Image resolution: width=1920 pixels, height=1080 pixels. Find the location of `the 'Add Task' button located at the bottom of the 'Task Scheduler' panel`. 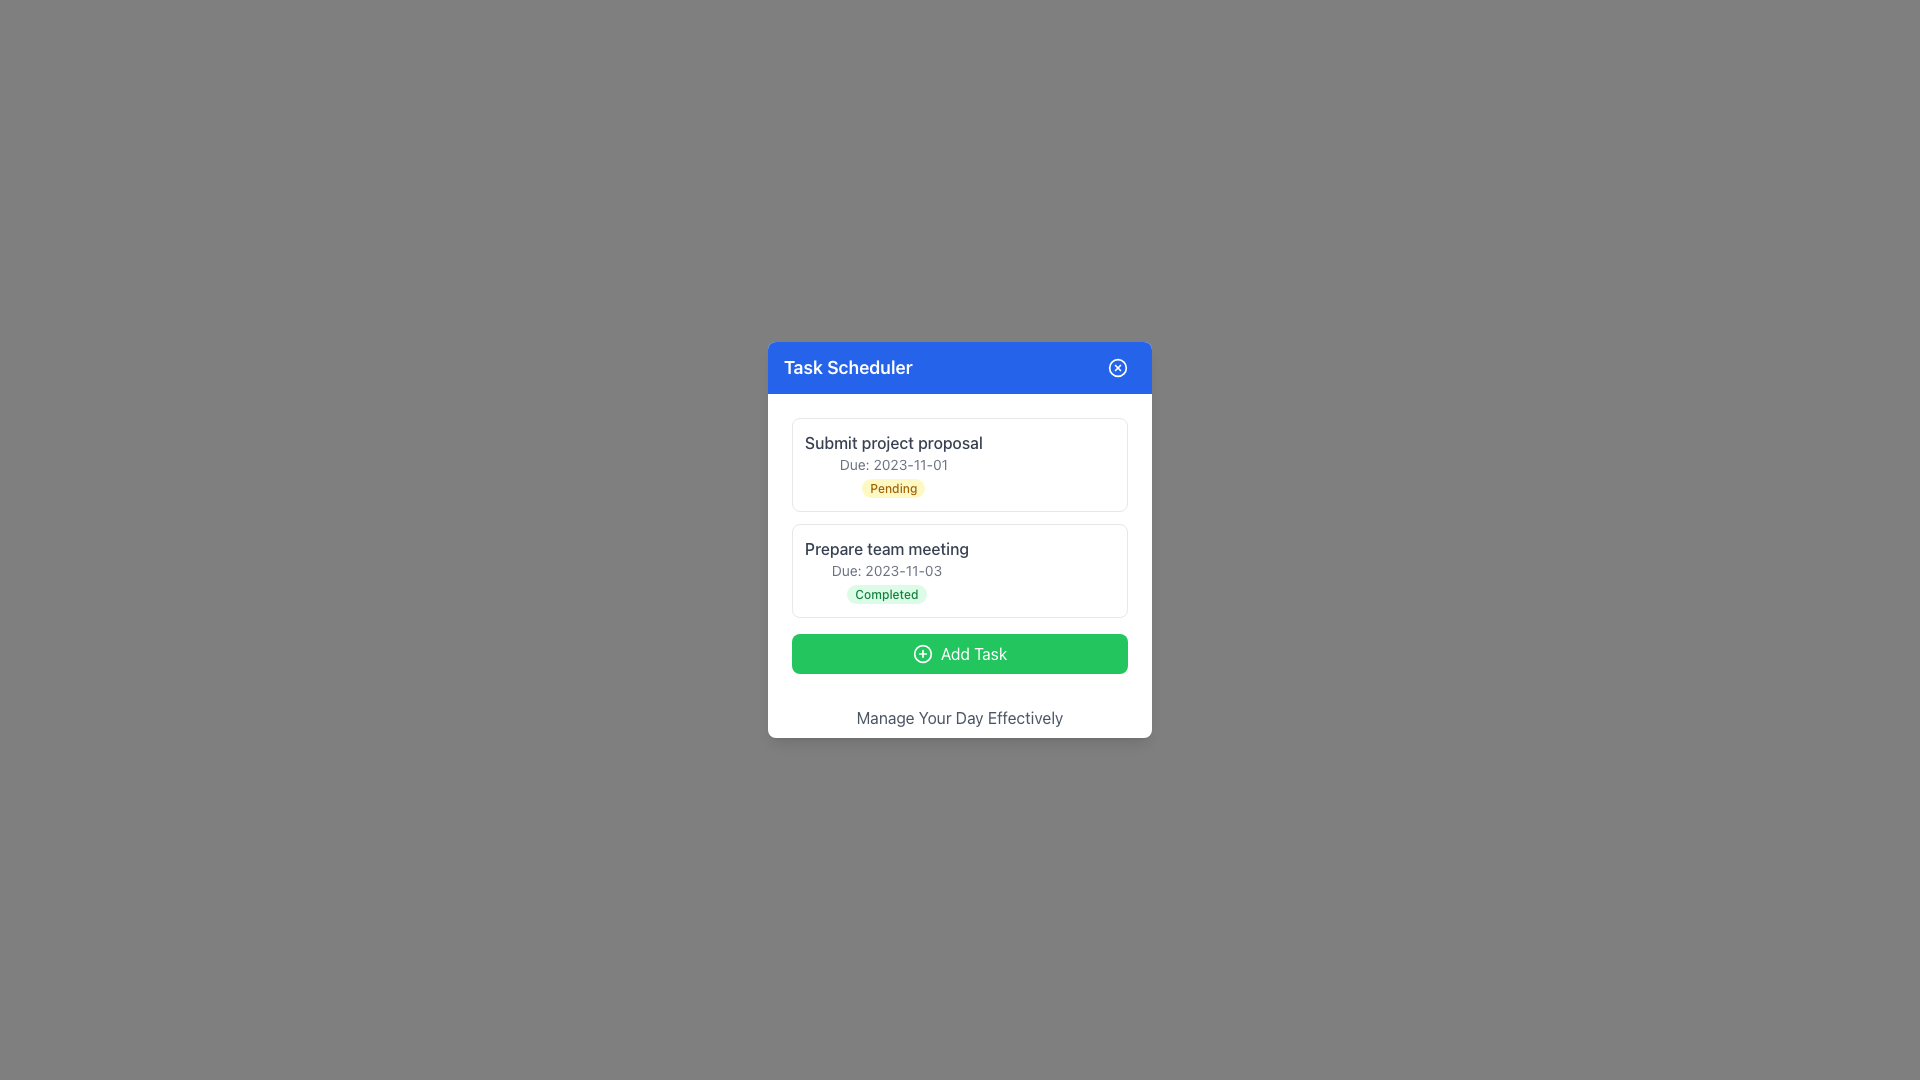

the 'Add Task' button located at the bottom of the 'Task Scheduler' panel is located at coordinates (960, 654).